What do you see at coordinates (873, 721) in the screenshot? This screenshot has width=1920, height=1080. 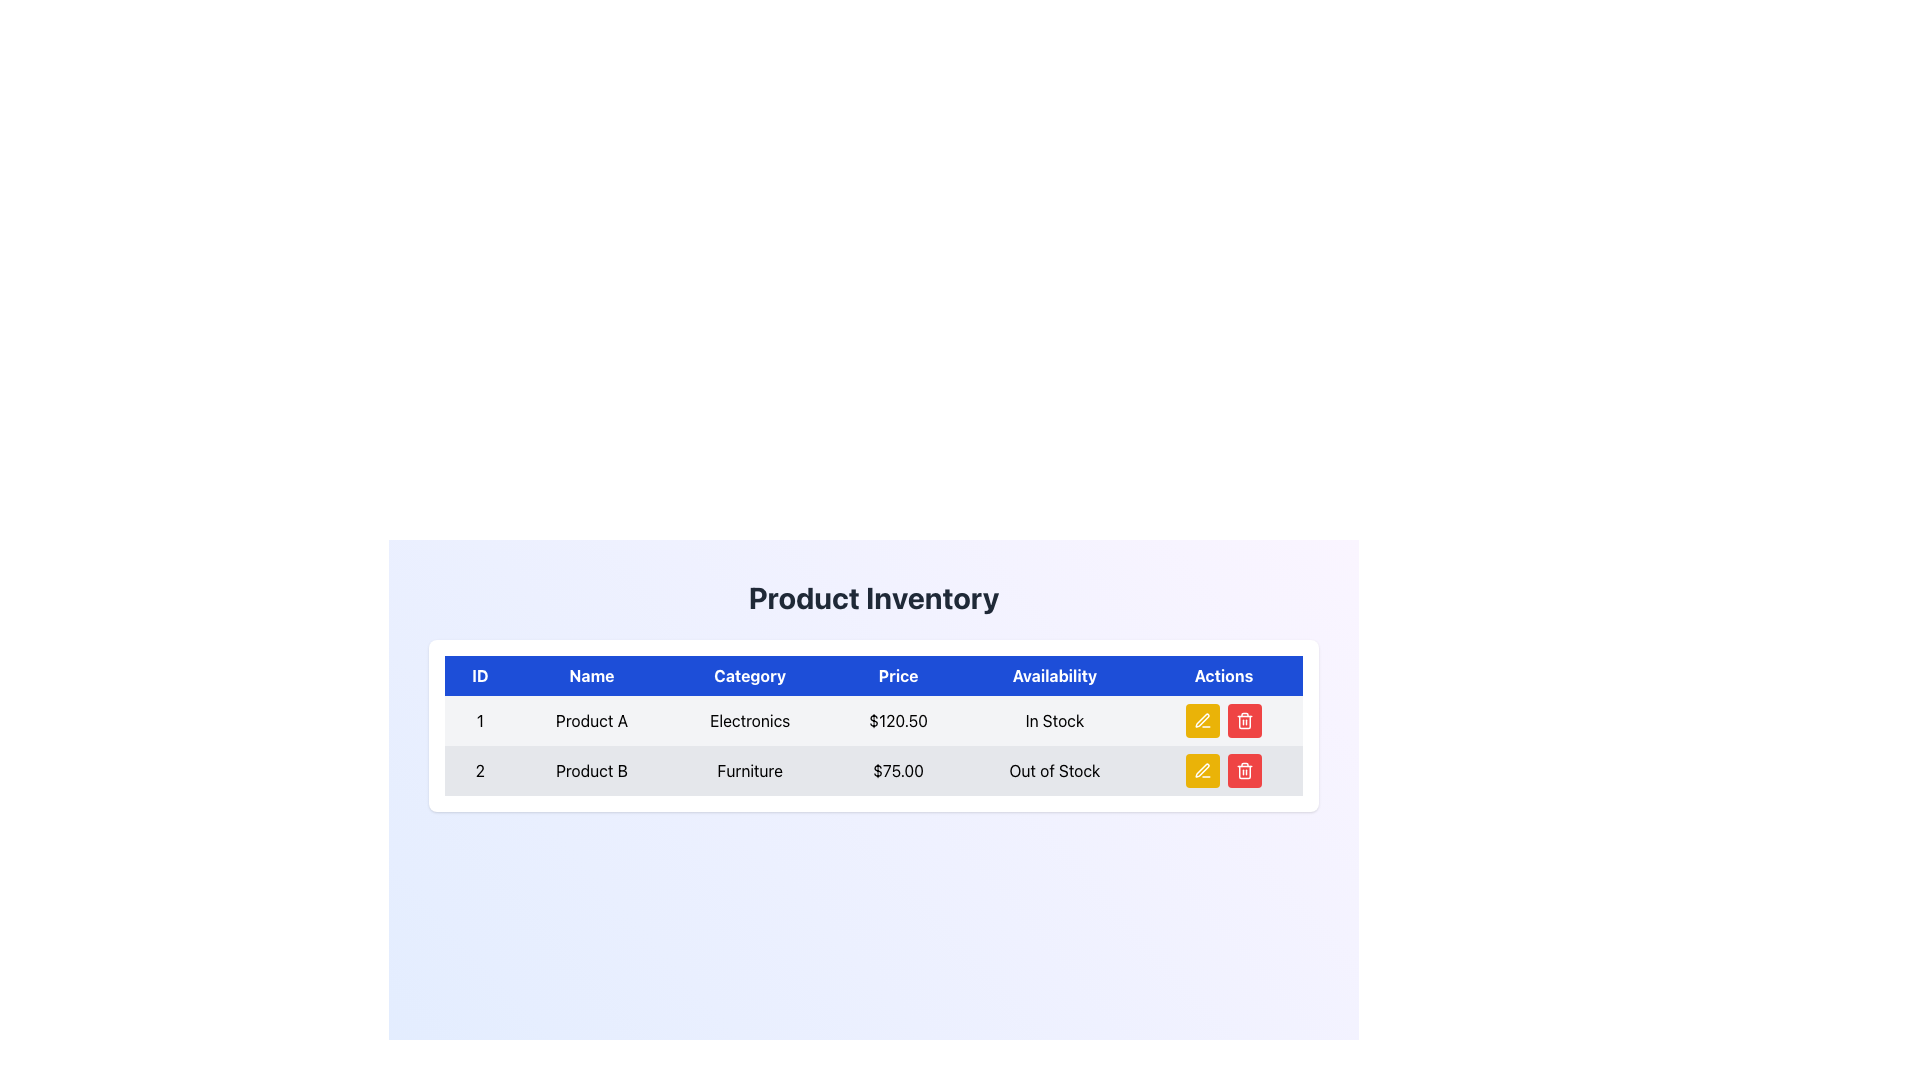 I see `the price cell for 'Product A' located in the first row of the table, specifically in the fourth cell under the Price column` at bounding box center [873, 721].